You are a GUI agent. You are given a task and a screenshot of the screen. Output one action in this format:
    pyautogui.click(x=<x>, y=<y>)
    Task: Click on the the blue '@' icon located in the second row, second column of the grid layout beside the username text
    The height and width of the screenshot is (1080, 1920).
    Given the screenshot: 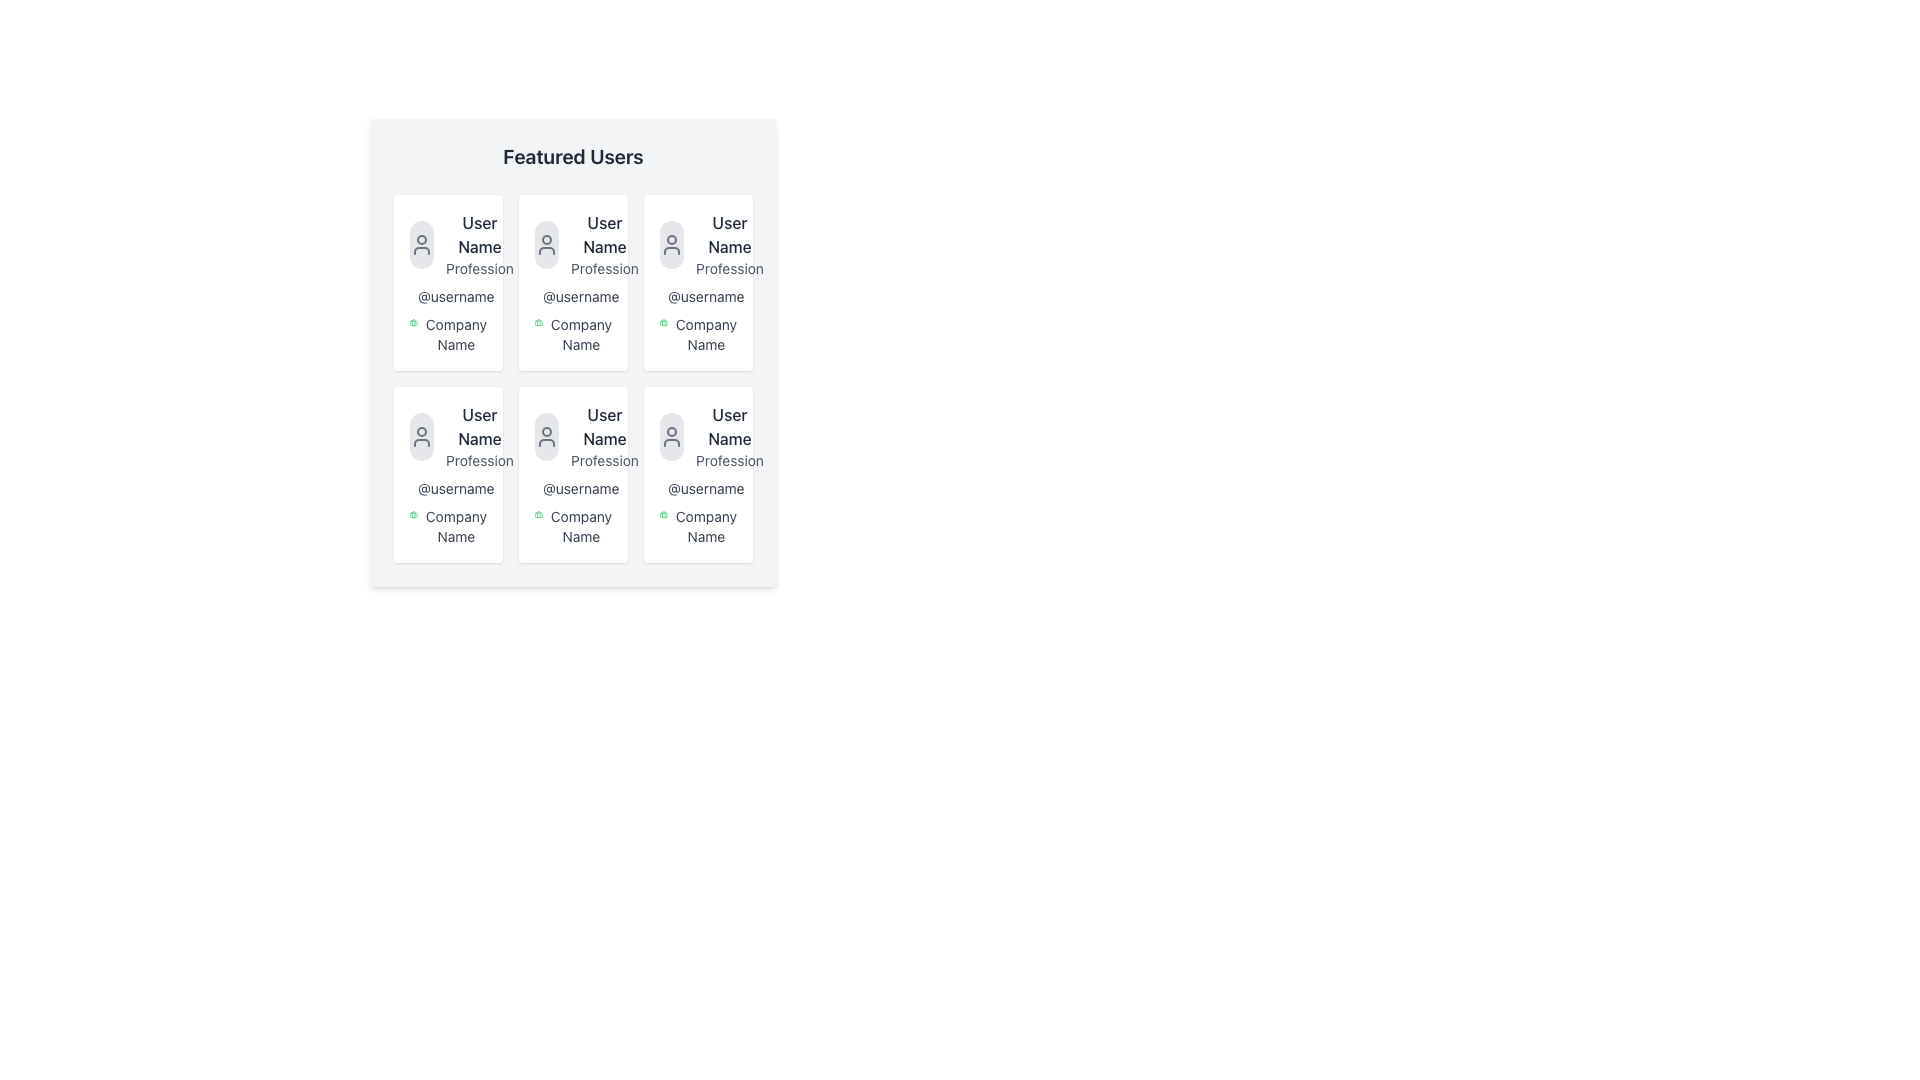 What is the action you would take?
    pyautogui.click(x=547, y=490)
    